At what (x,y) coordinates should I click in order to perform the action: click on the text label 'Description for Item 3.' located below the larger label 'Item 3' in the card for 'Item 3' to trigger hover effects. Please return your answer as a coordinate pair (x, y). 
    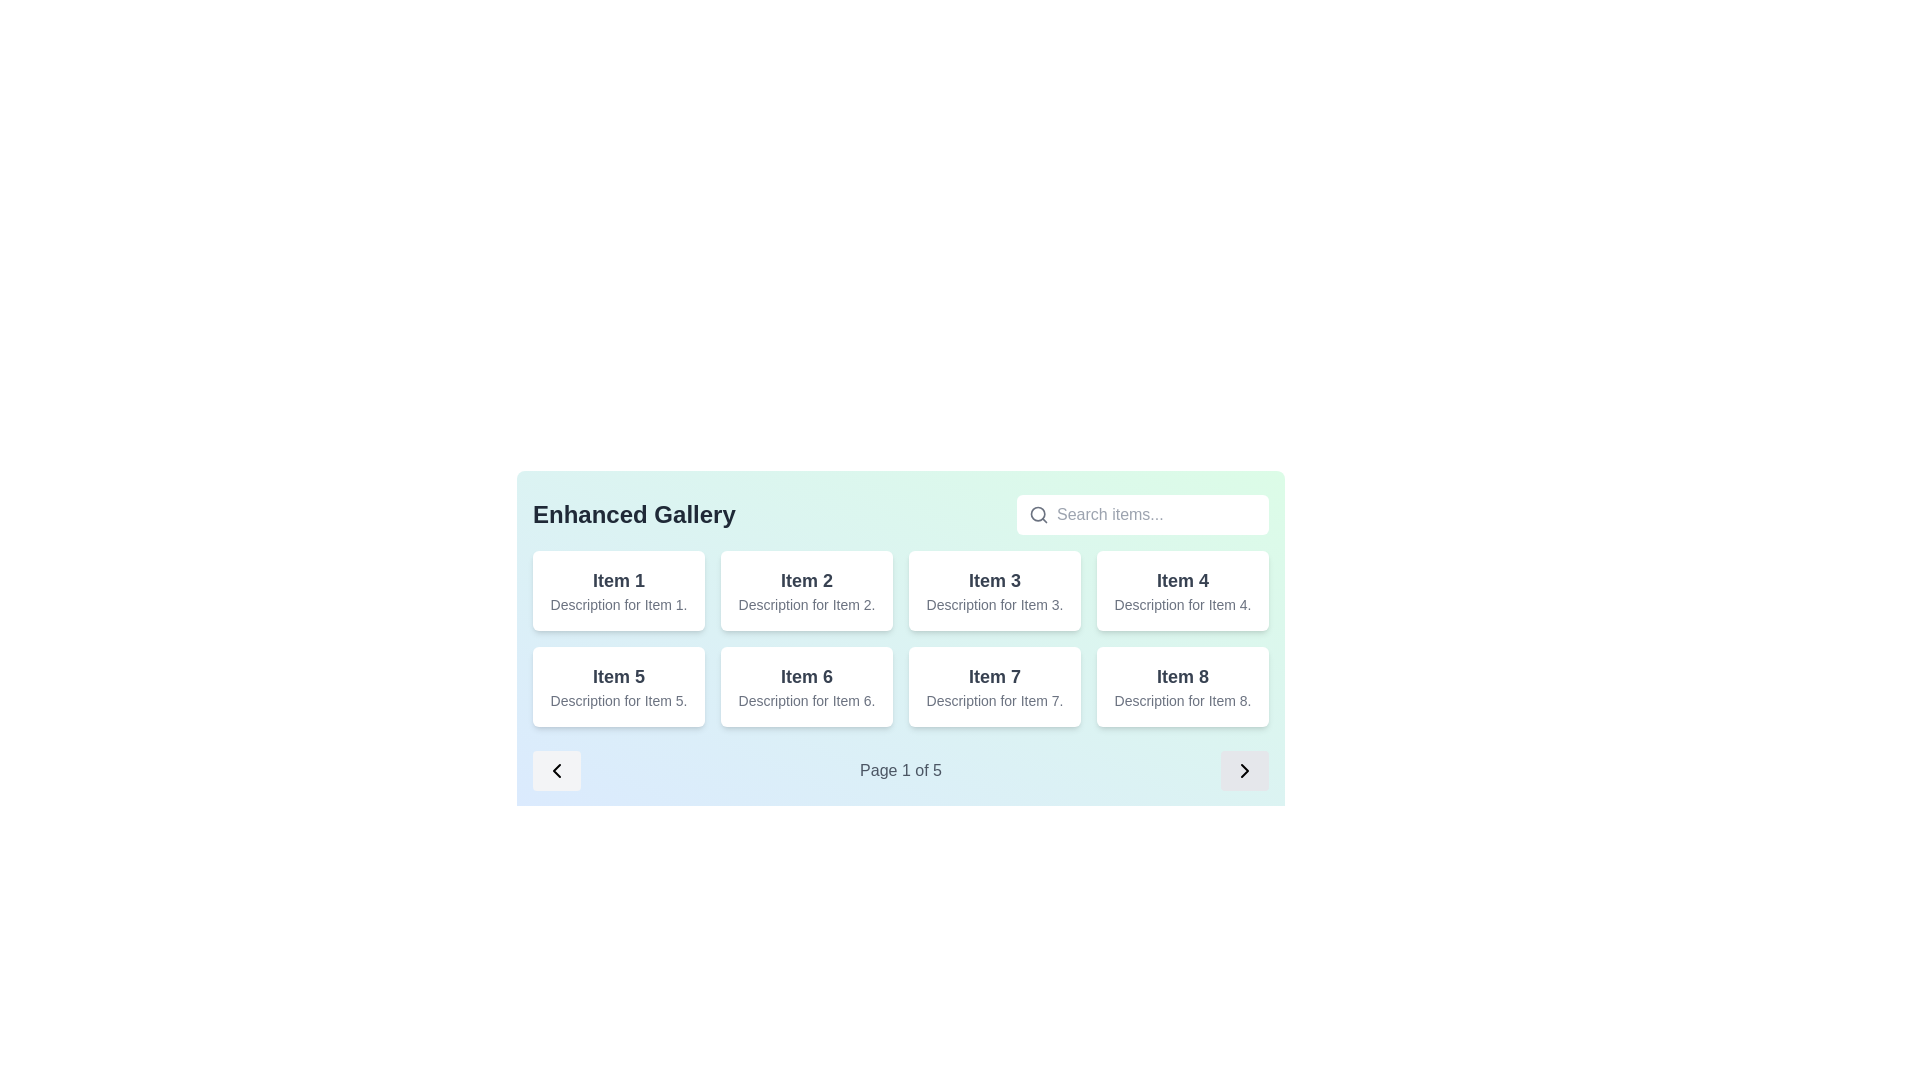
    Looking at the image, I should click on (994, 604).